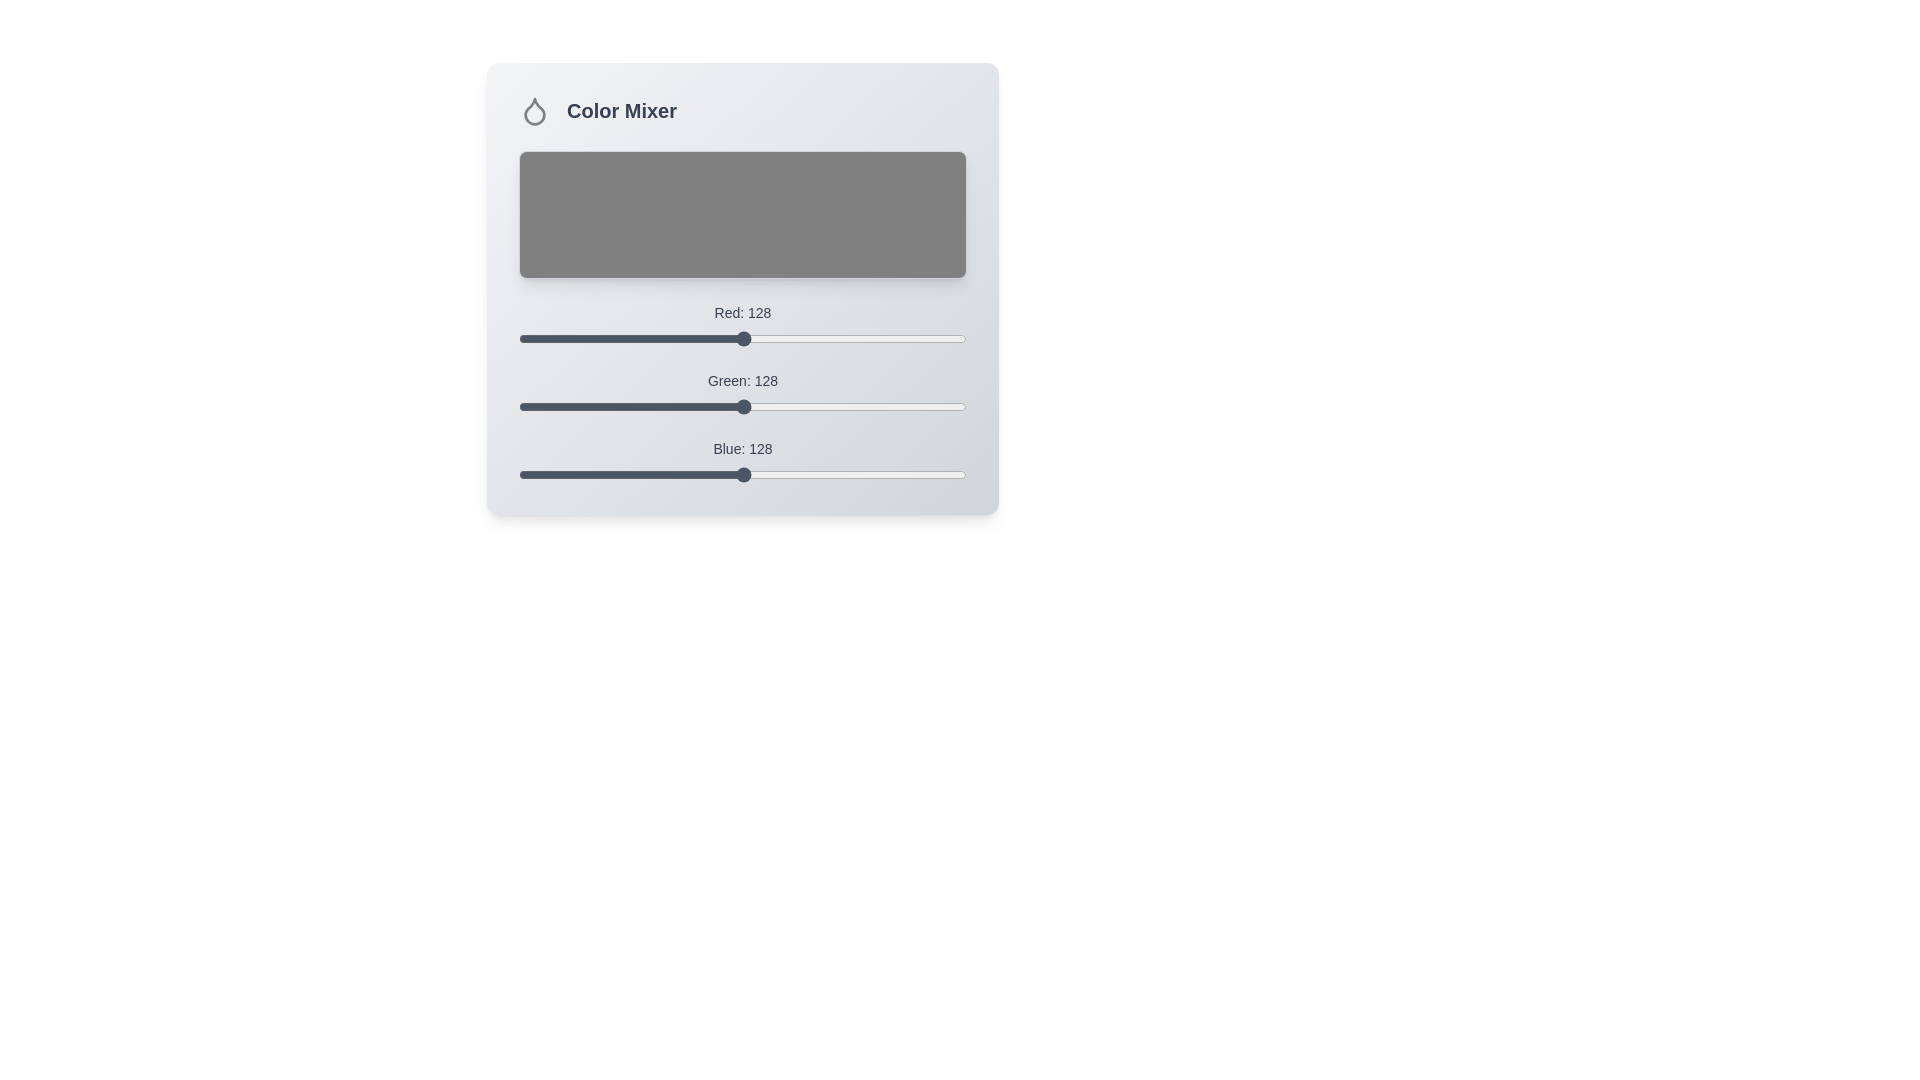 The width and height of the screenshot is (1920, 1080). I want to click on the 0 slider to 219, so click(902, 330).